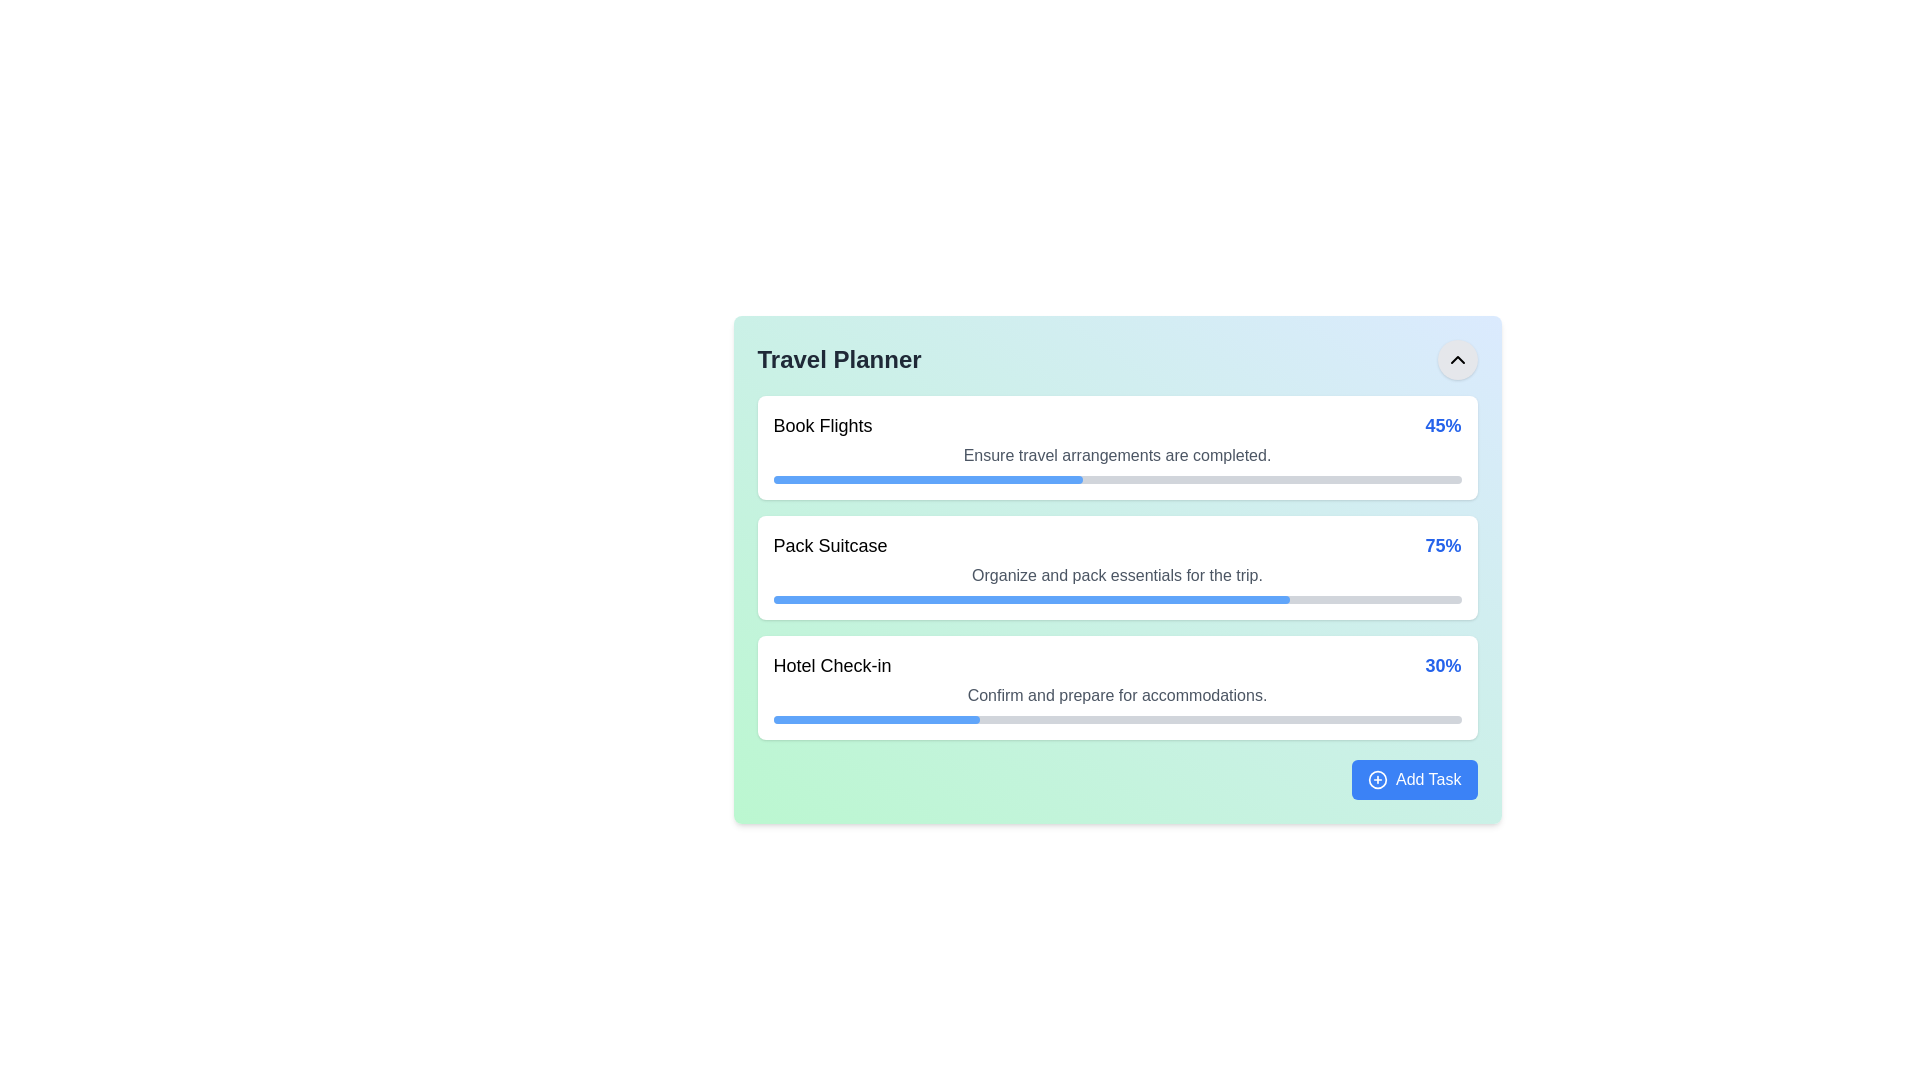 The image size is (1920, 1080). I want to click on the outer circular part of the 'Add Task' button's pictogram located at the bottom-right corner of the interface, so click(1376, 778).